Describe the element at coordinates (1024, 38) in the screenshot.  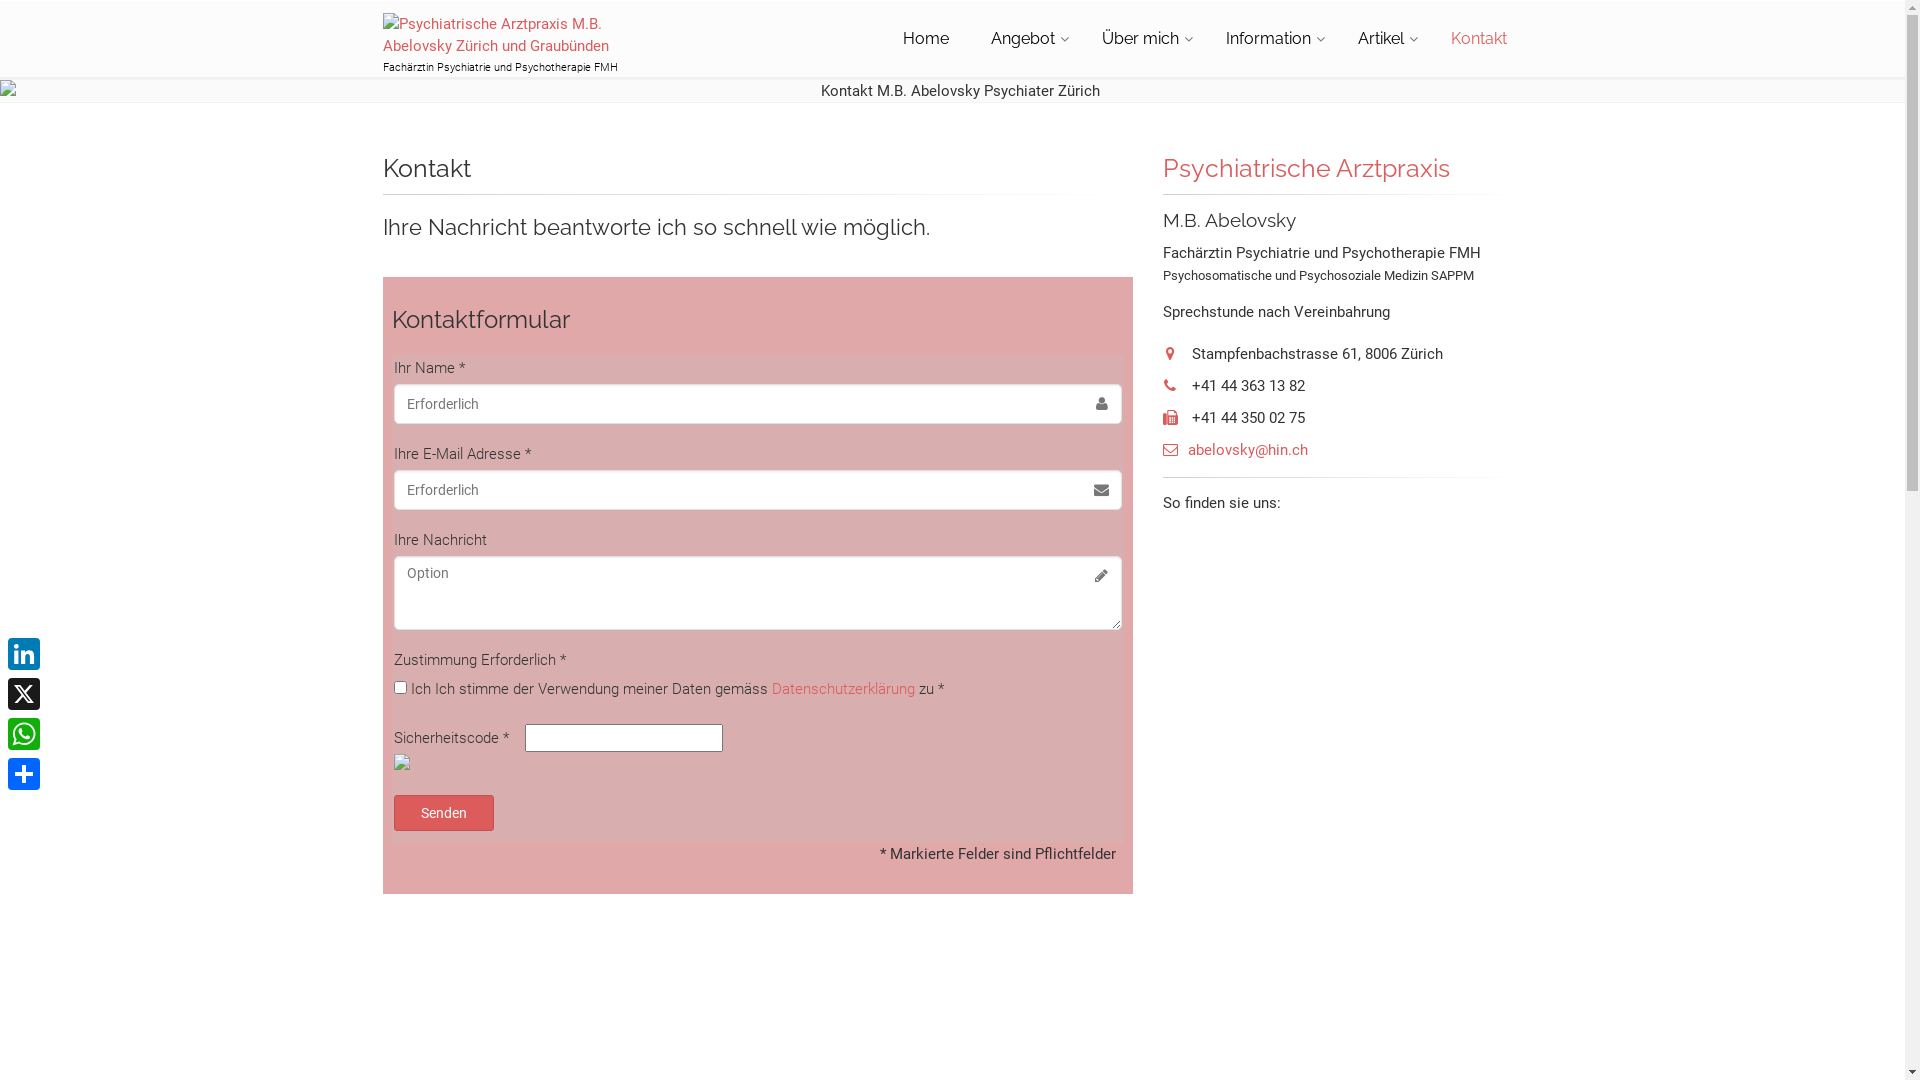
I see `'Angebot'` at that location.